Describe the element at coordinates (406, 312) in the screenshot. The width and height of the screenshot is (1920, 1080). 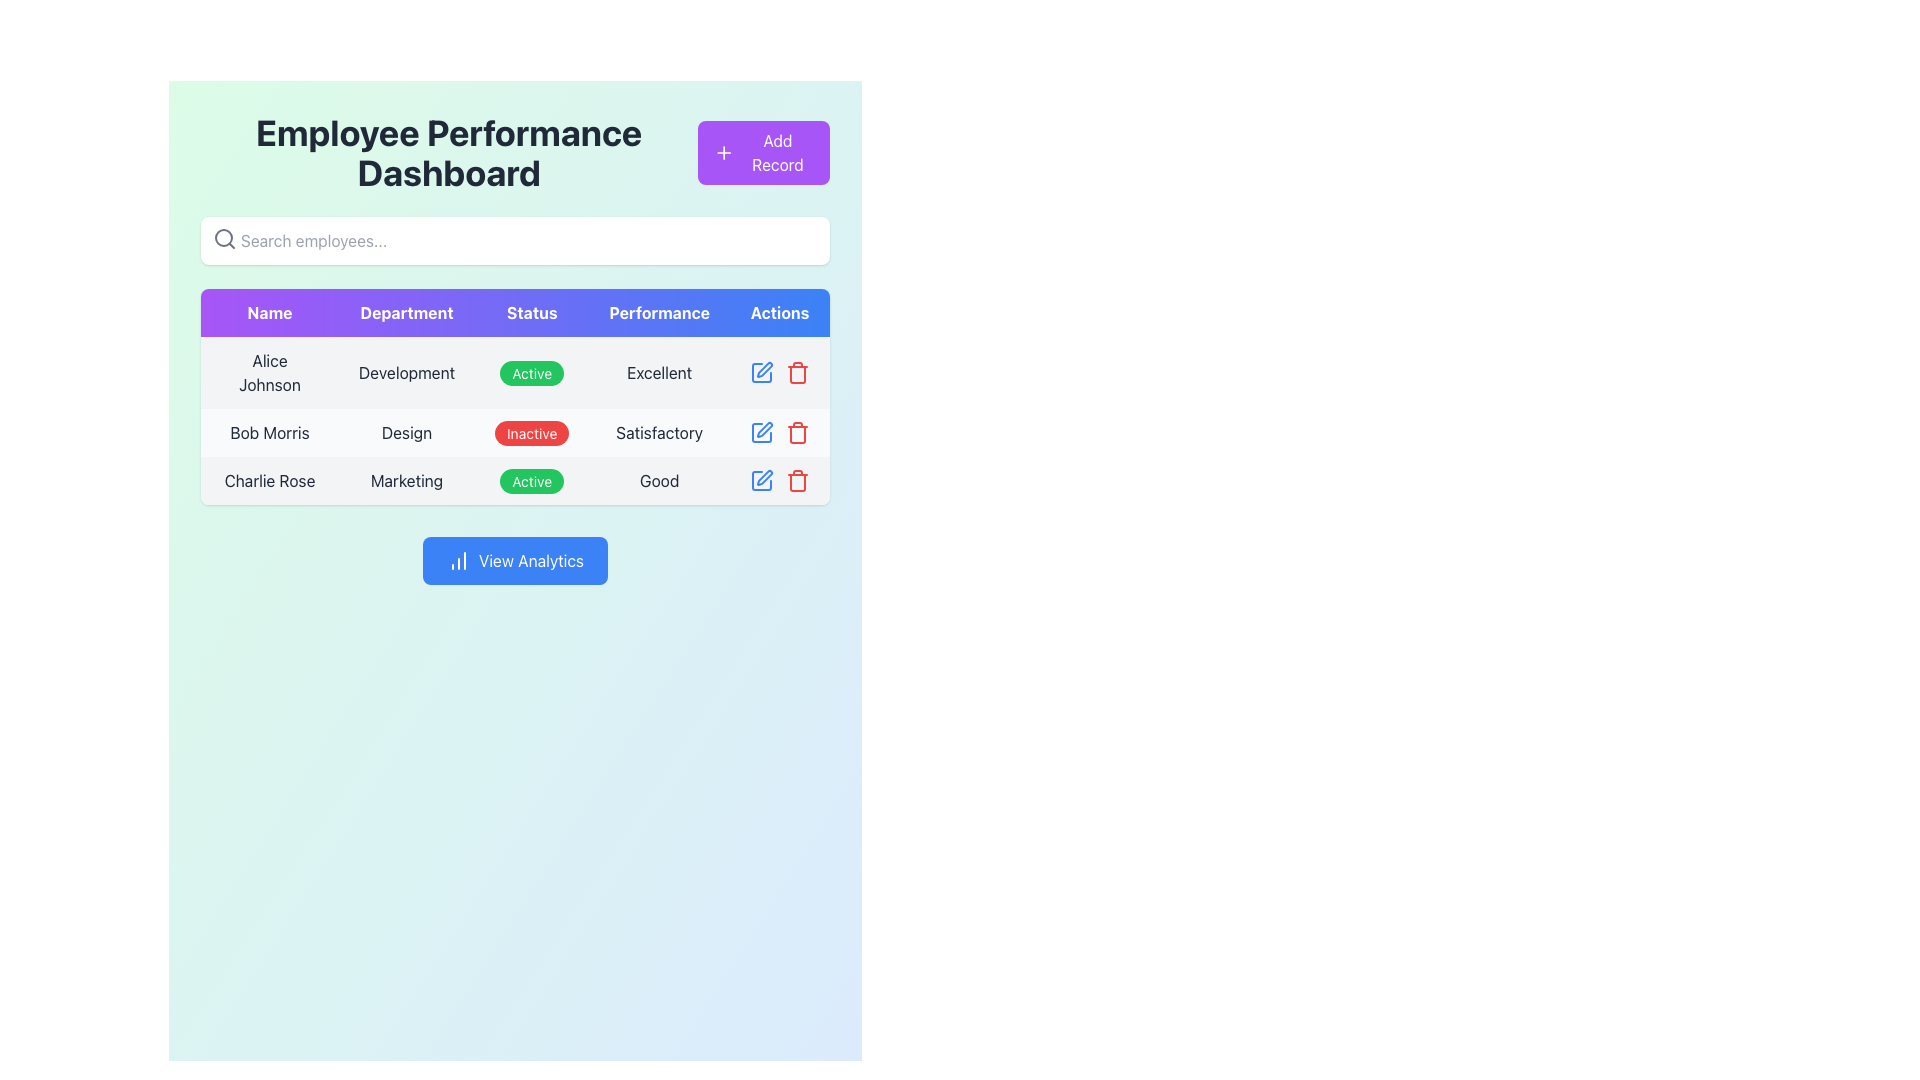
I see `the 'Departments' text label, which is the second column header in the table, located between 'Name' and 'Status'` at that location.